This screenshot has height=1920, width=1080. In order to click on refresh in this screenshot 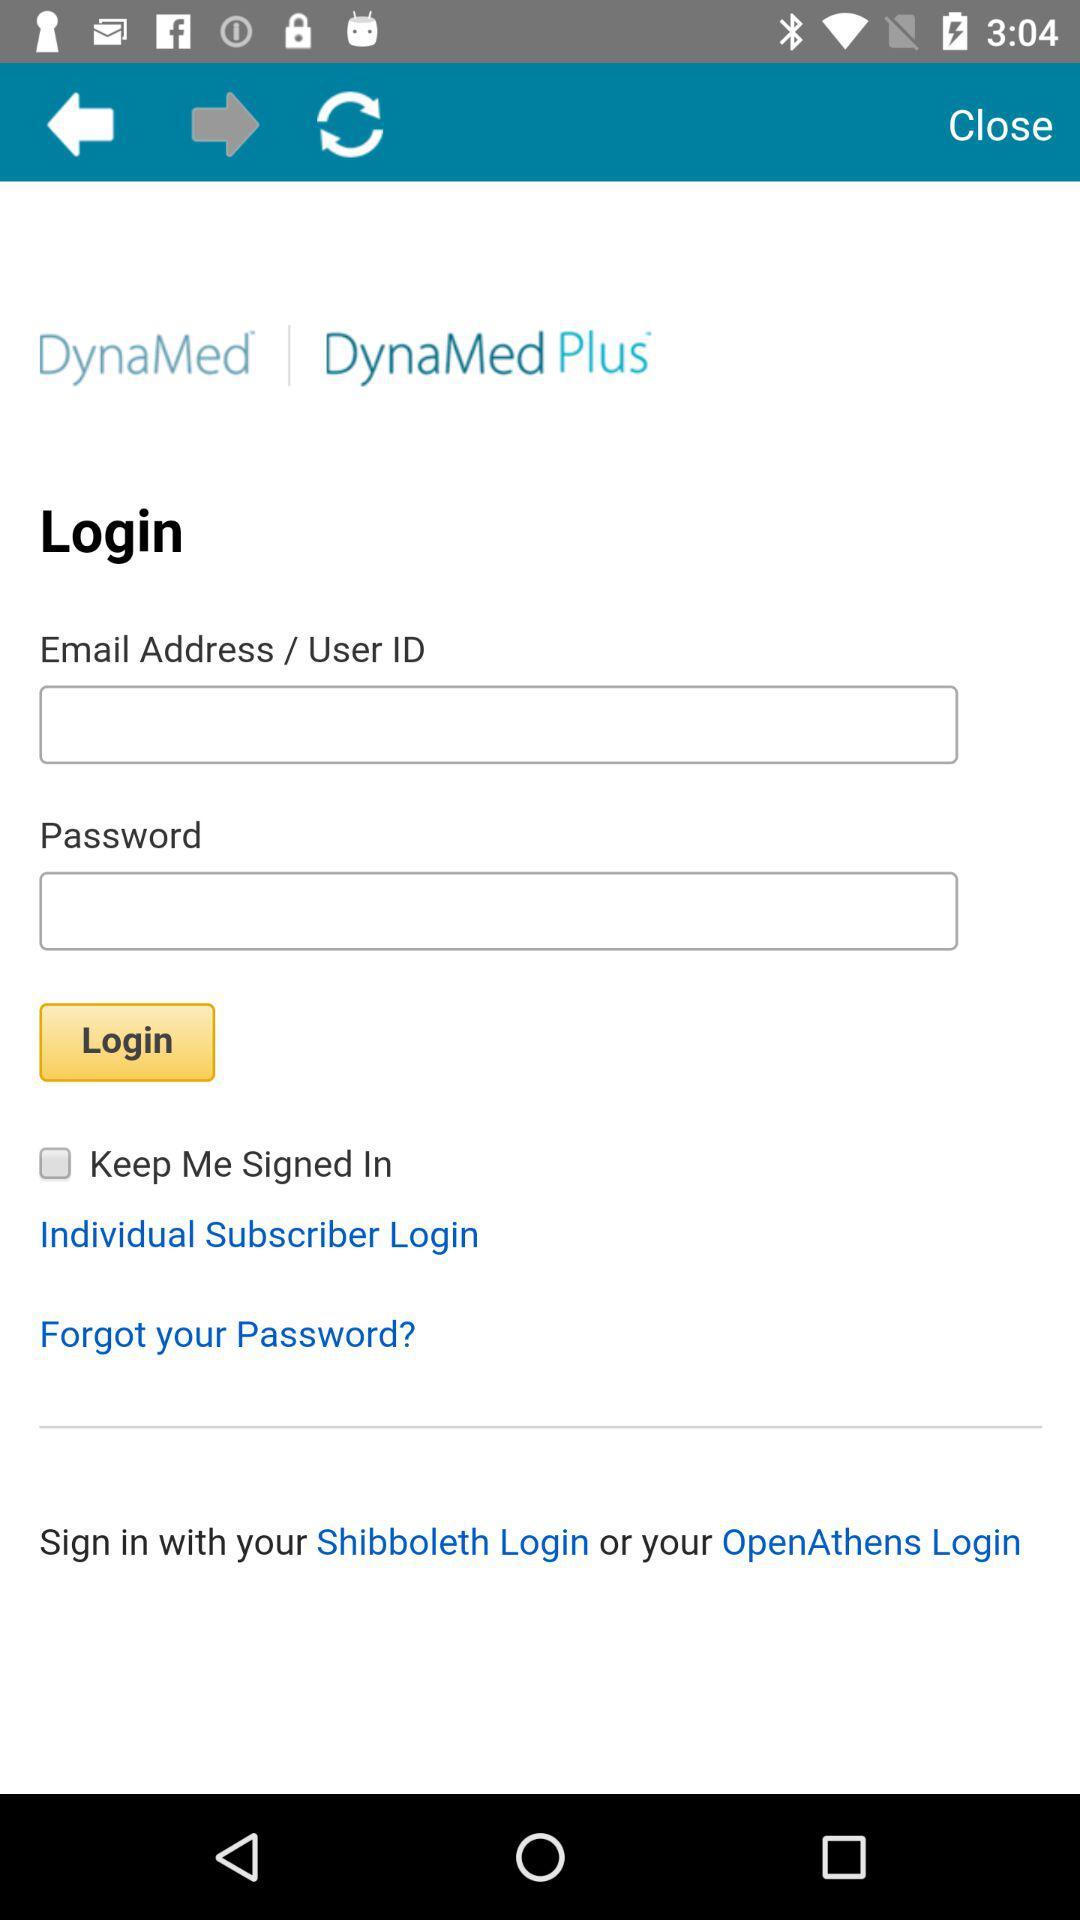, I will do `click(349, 123)`.